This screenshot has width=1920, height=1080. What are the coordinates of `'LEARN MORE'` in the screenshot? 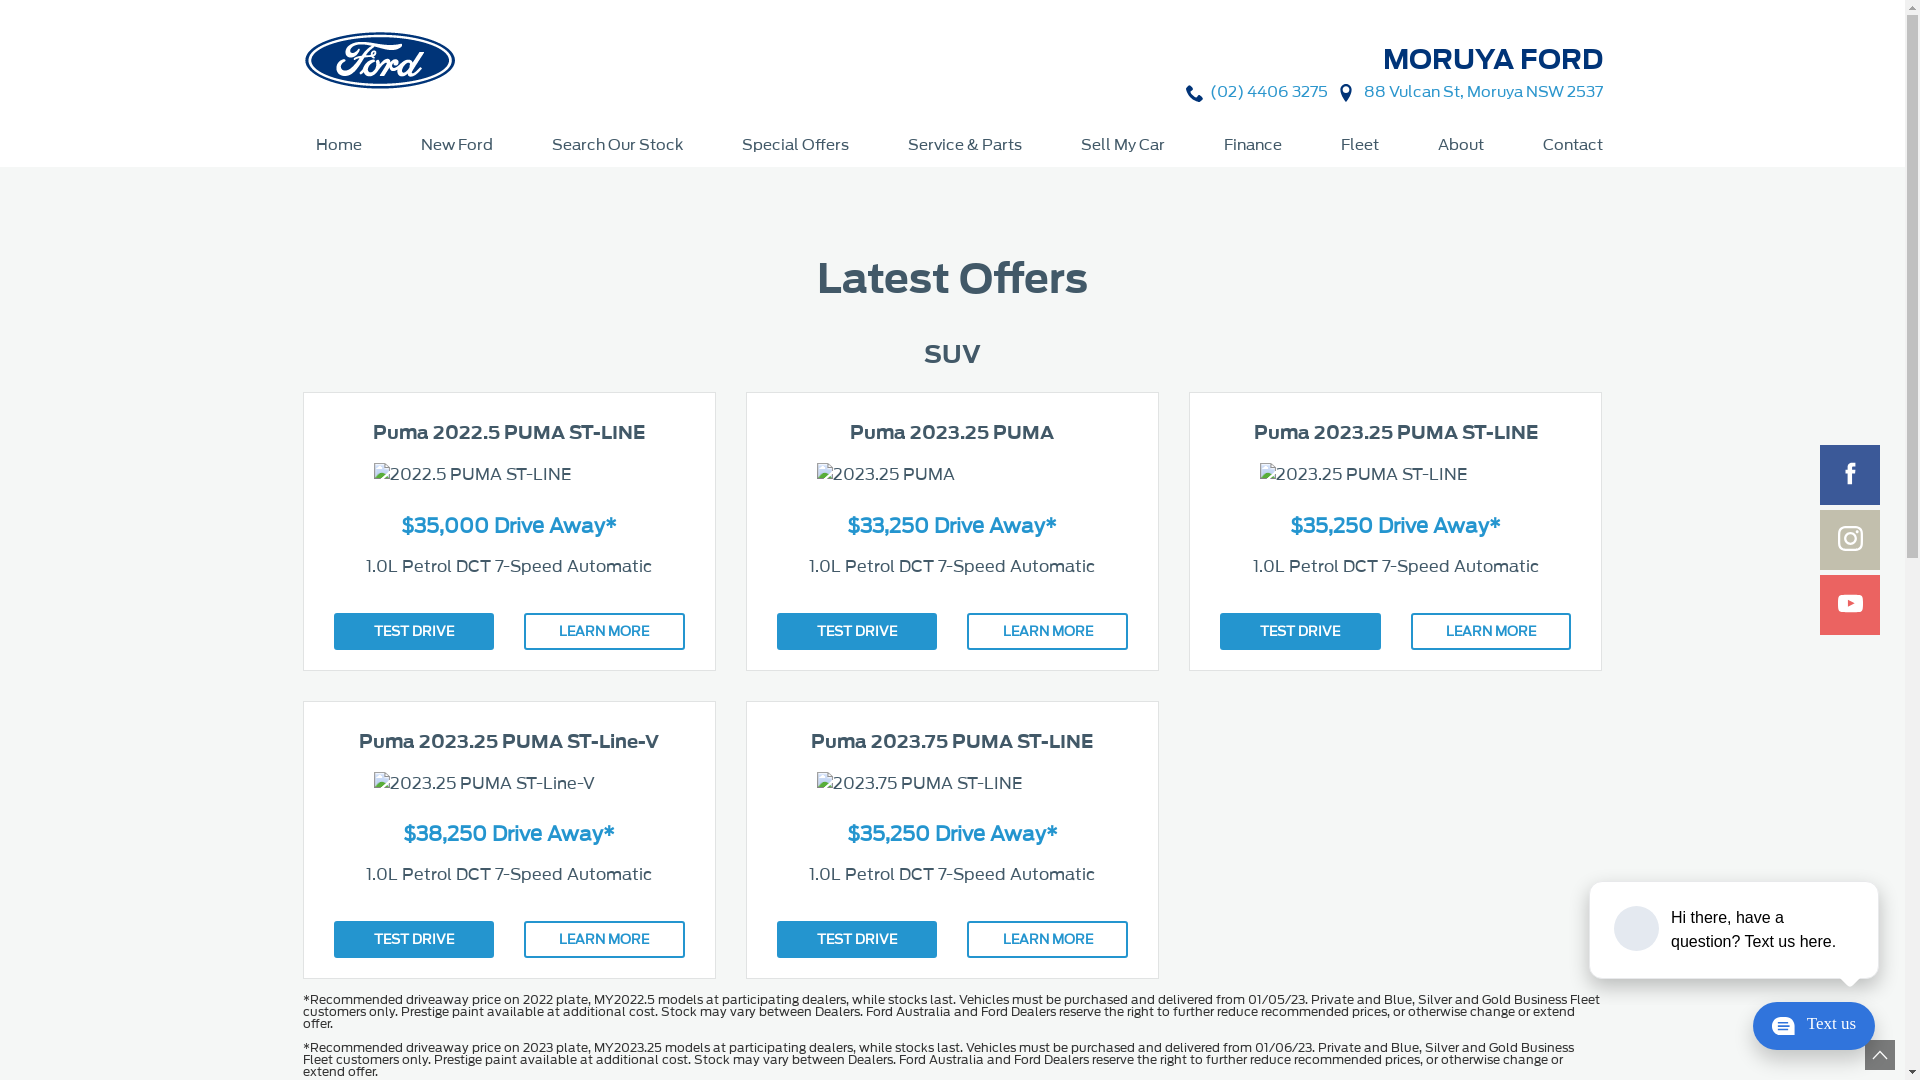 It's located at (603, 631).